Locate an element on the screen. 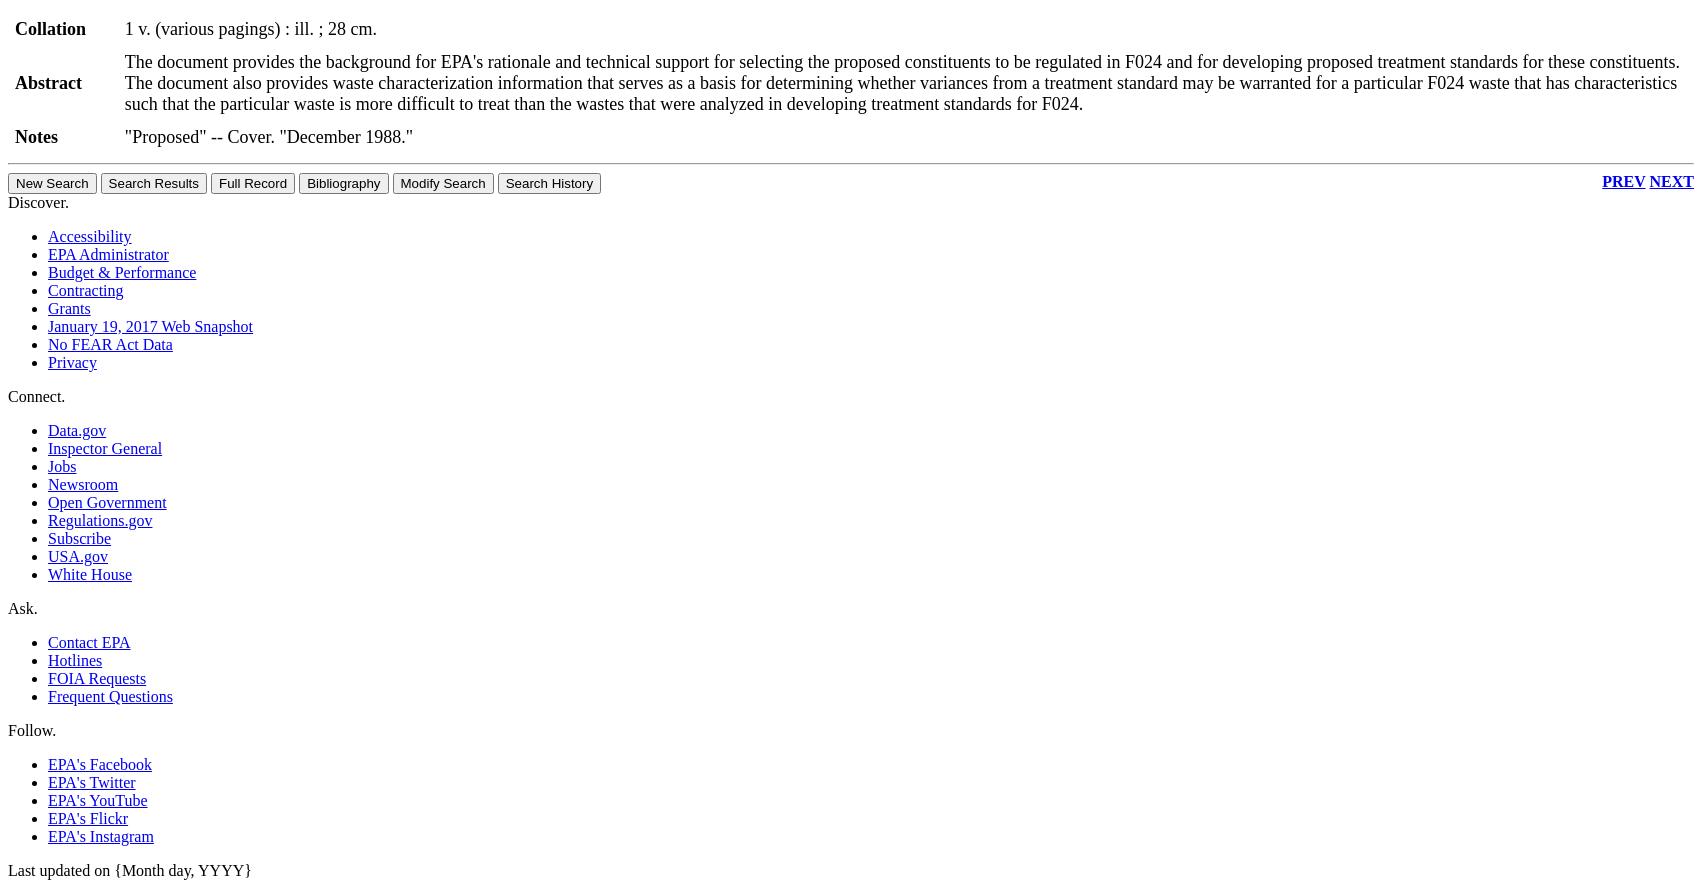 The width and height of the screenshot is (1702, 892). 'Accessibility' is located at coordinates (89, 235).